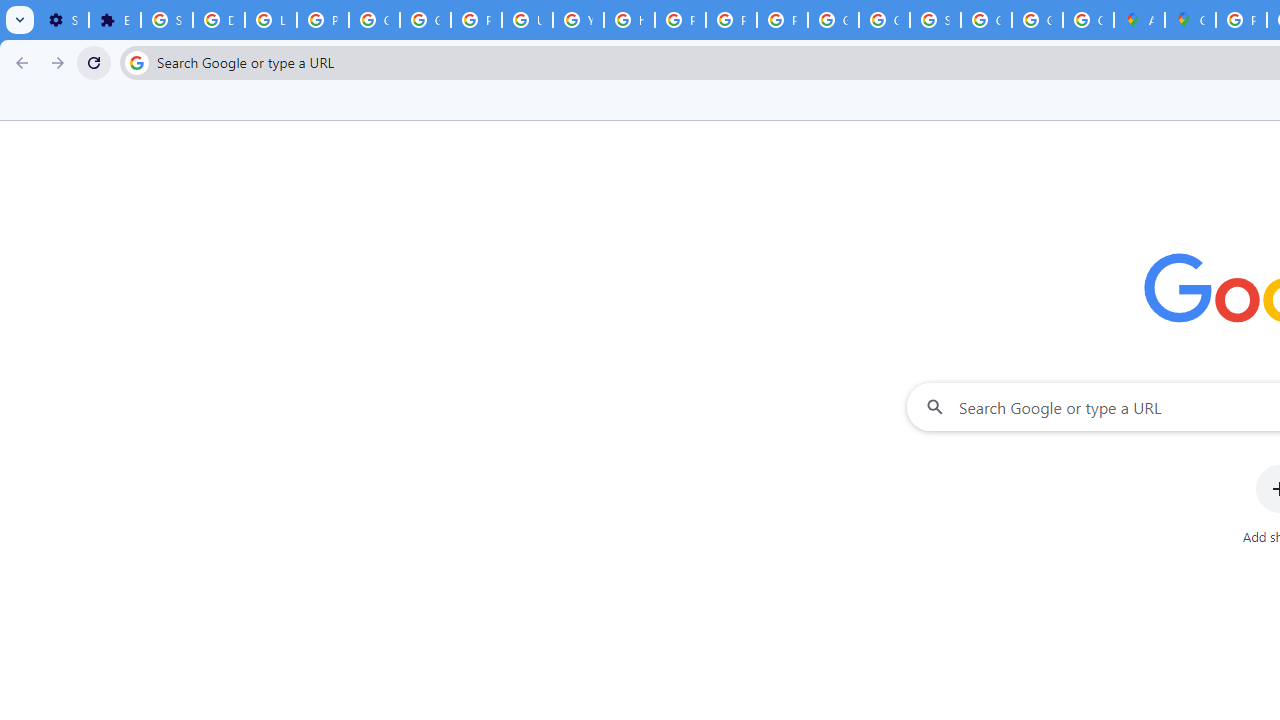  What do you see at coordinates (167, 20) in the screenshot?
I see `'Sign in - Google Accounts'` at bounding box center [167, 20].